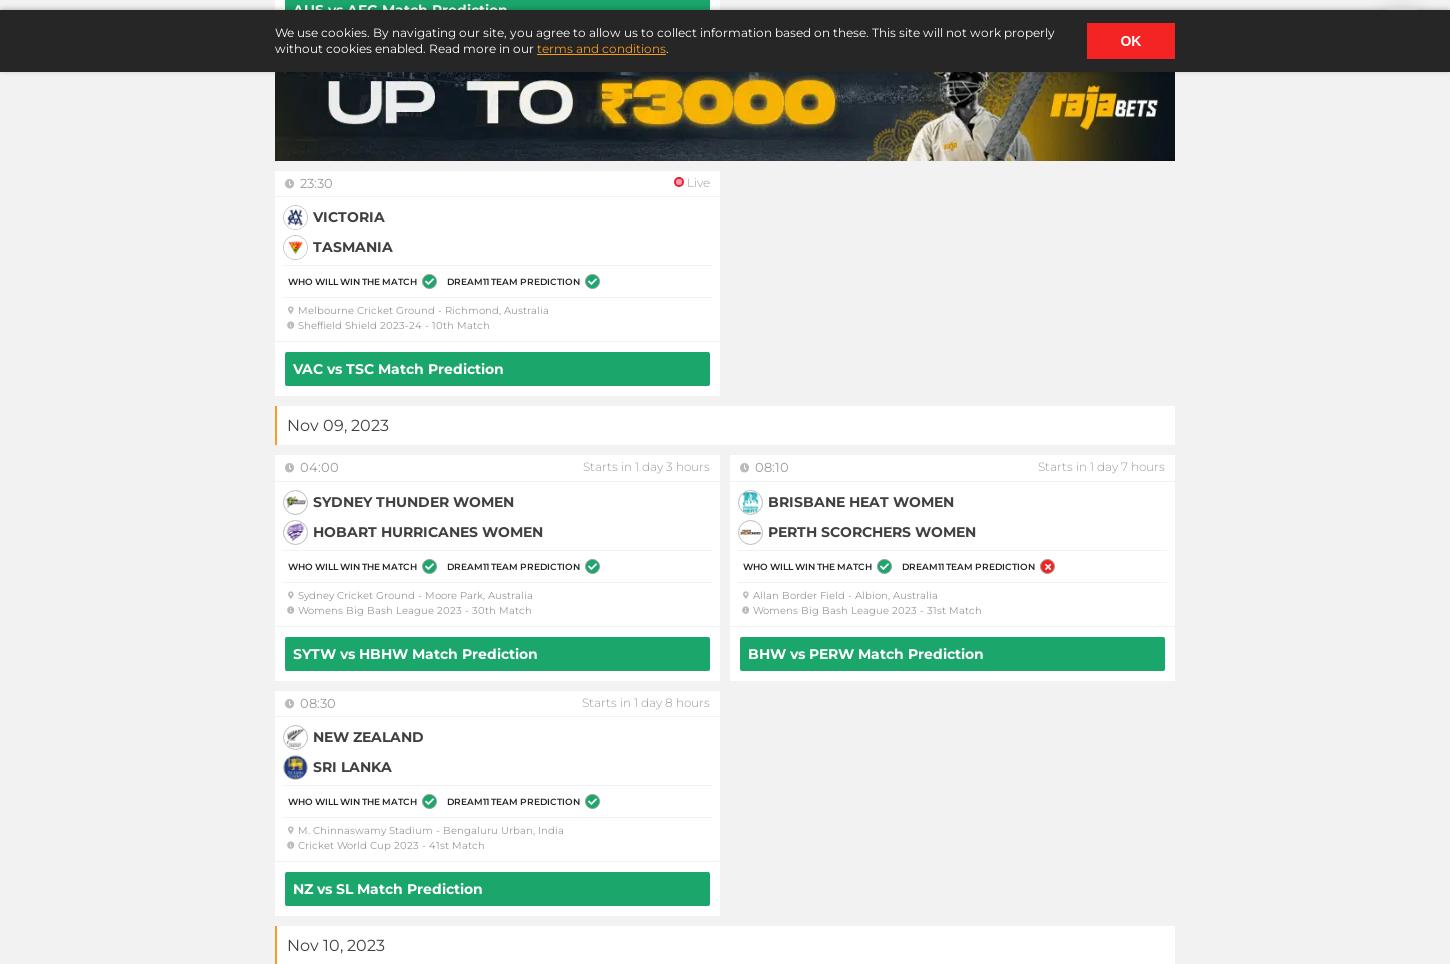  I want to click on '41st Match', so click(456, 845).